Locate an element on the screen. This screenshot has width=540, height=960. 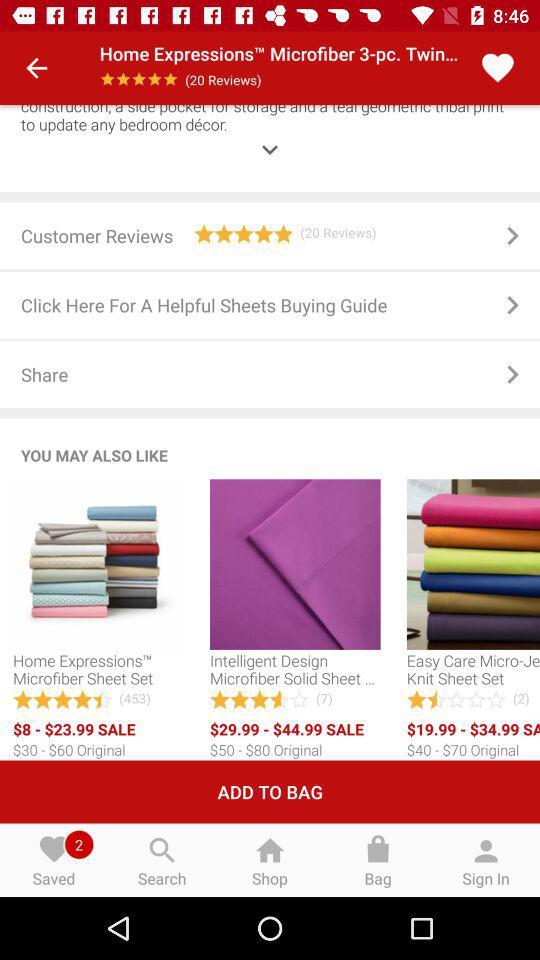
item to the left of the home expressions microfiber item is located at coordinates (36, 68).